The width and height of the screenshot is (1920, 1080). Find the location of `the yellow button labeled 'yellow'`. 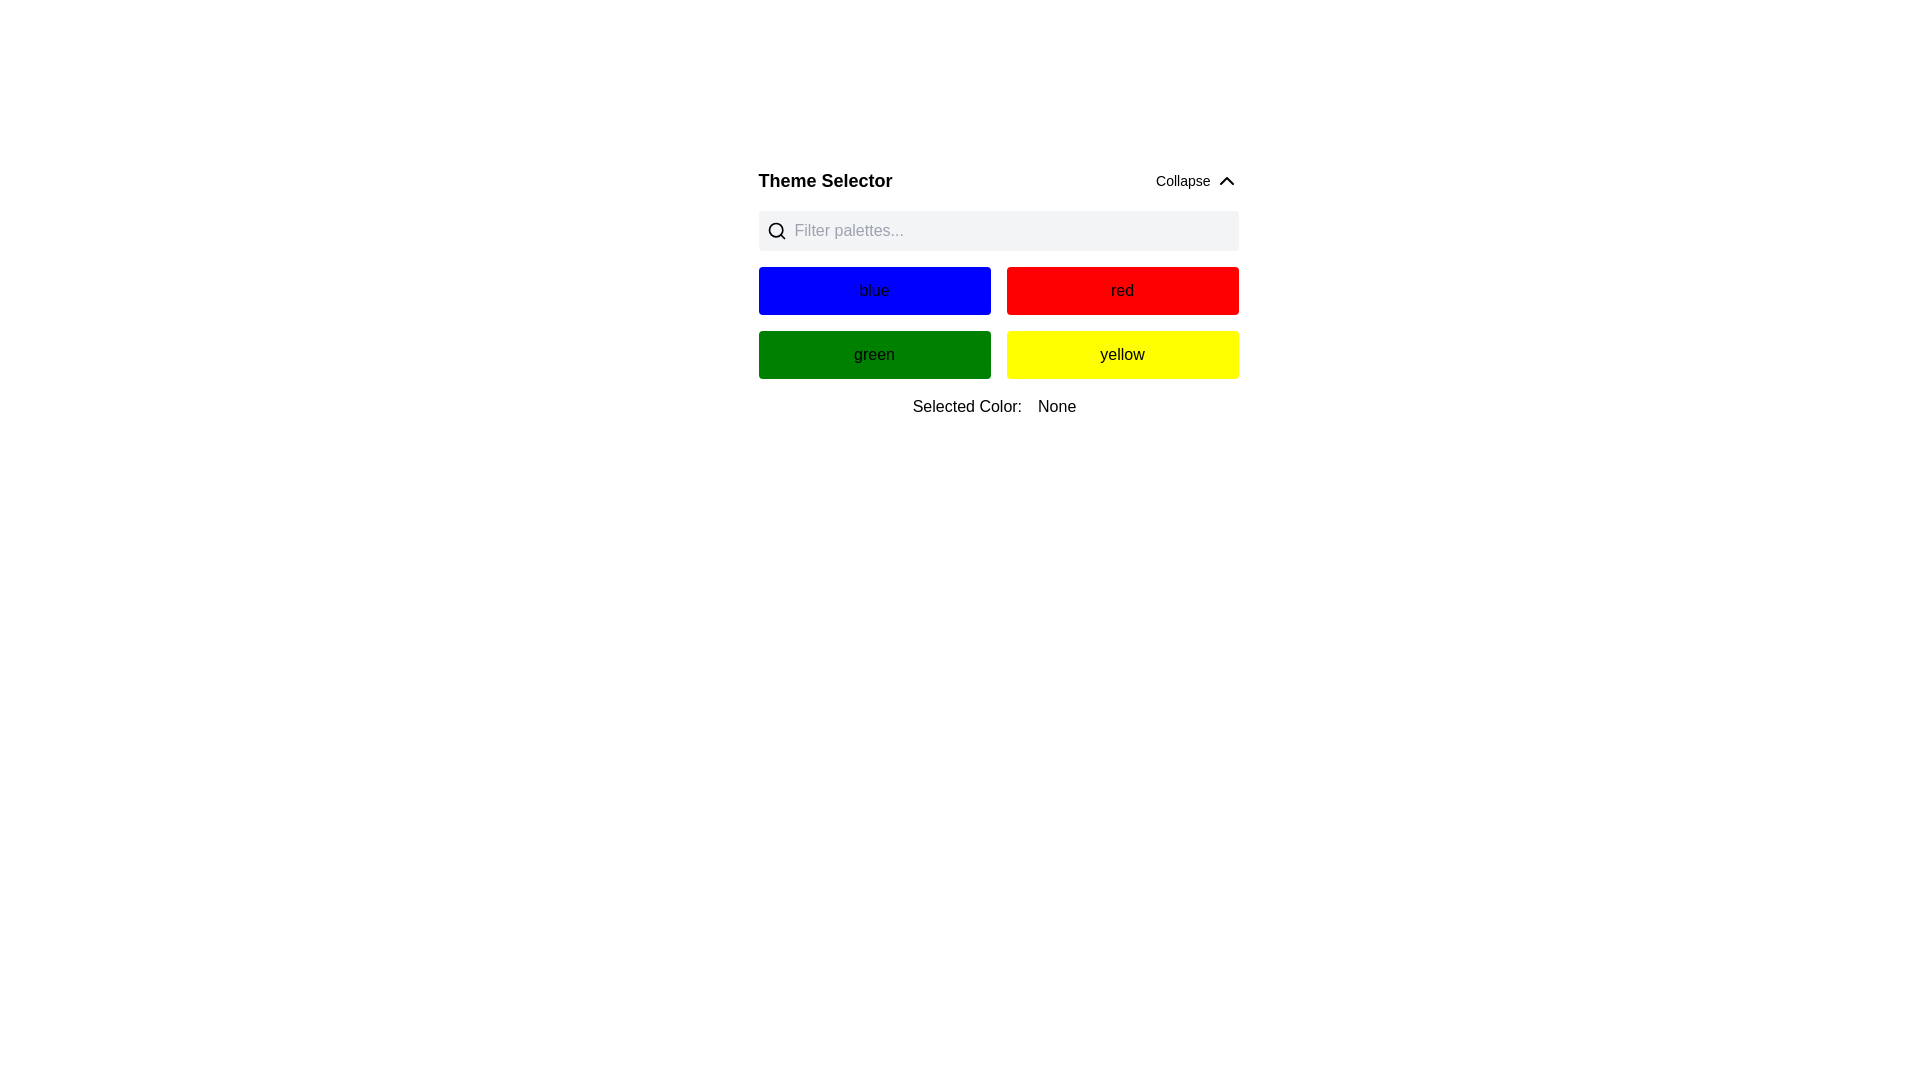

the yellow button labeled 'yellow' is located at coordinates (1122, 353).